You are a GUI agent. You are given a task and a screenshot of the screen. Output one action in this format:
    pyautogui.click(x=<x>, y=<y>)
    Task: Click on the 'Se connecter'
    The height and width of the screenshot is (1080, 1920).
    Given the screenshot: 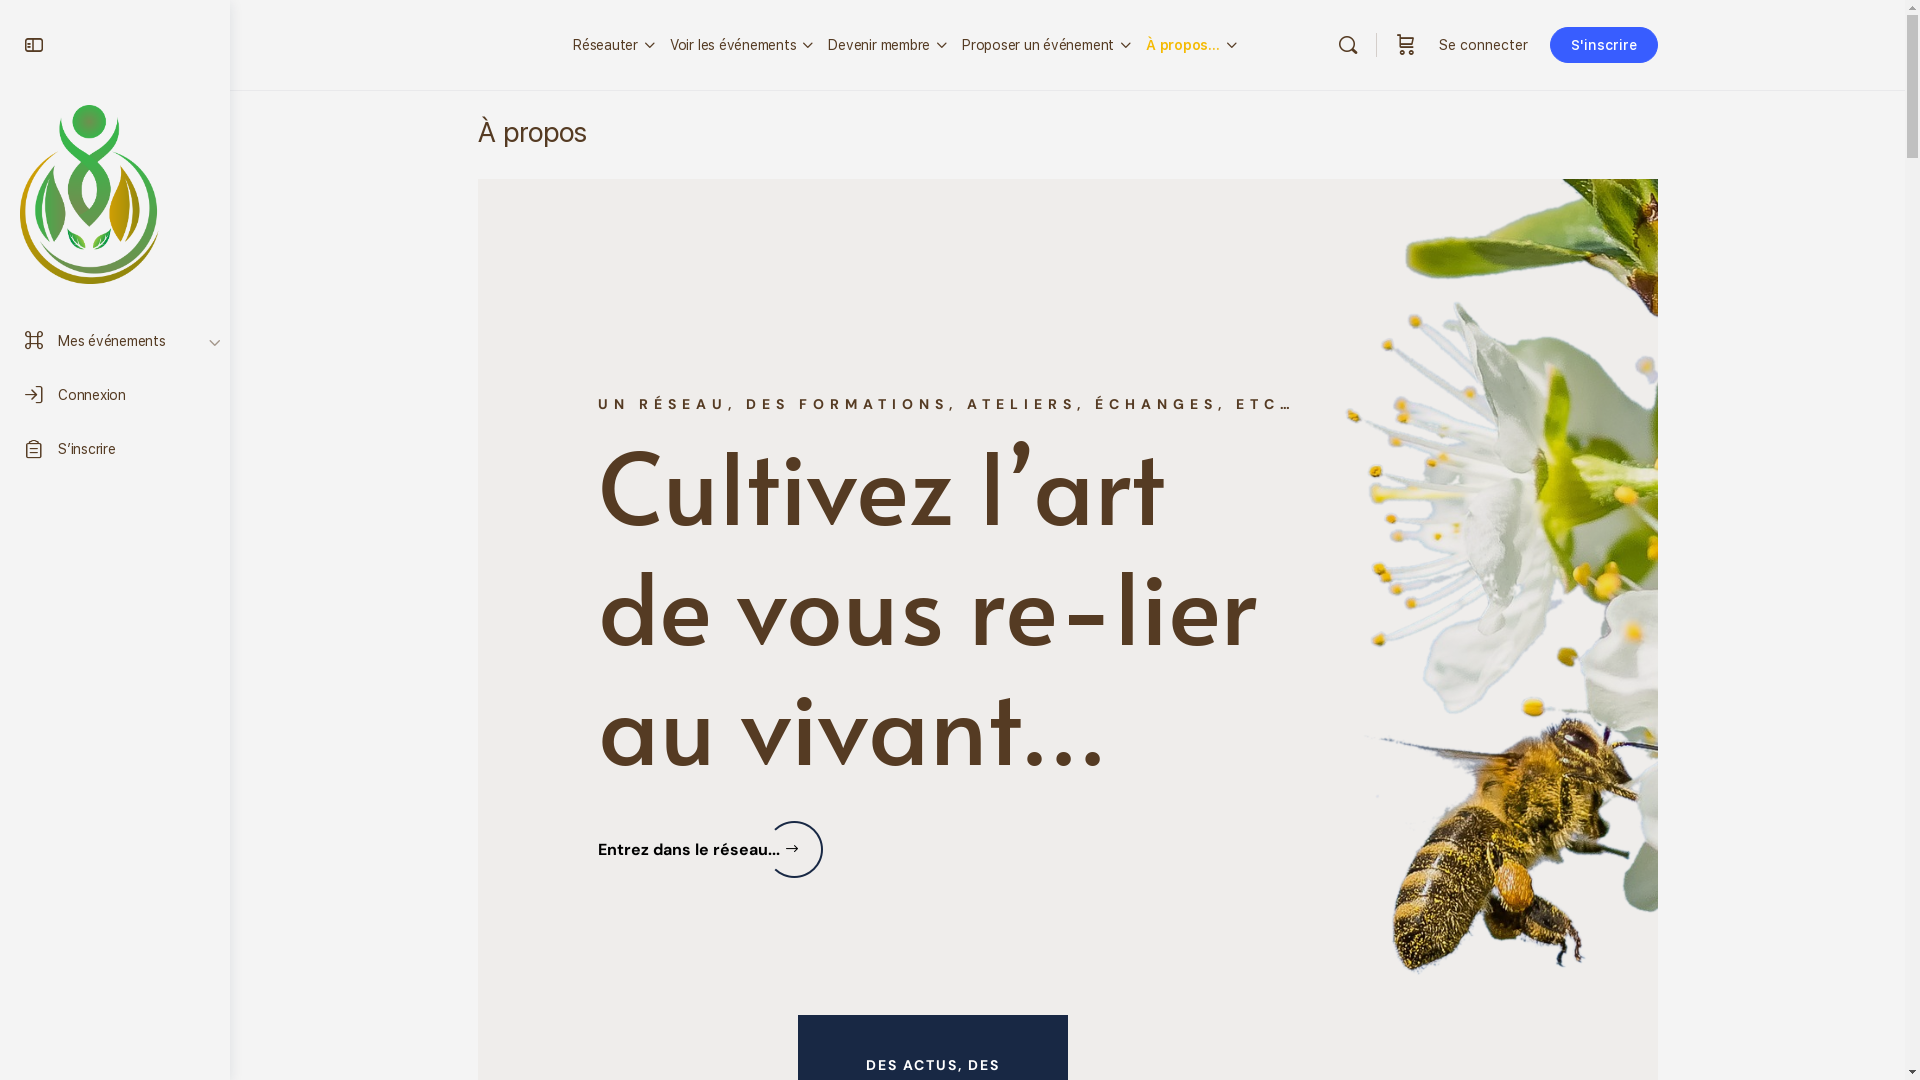 What is the action you would take?
    pyautogui.click(x=1424, y=45)
    